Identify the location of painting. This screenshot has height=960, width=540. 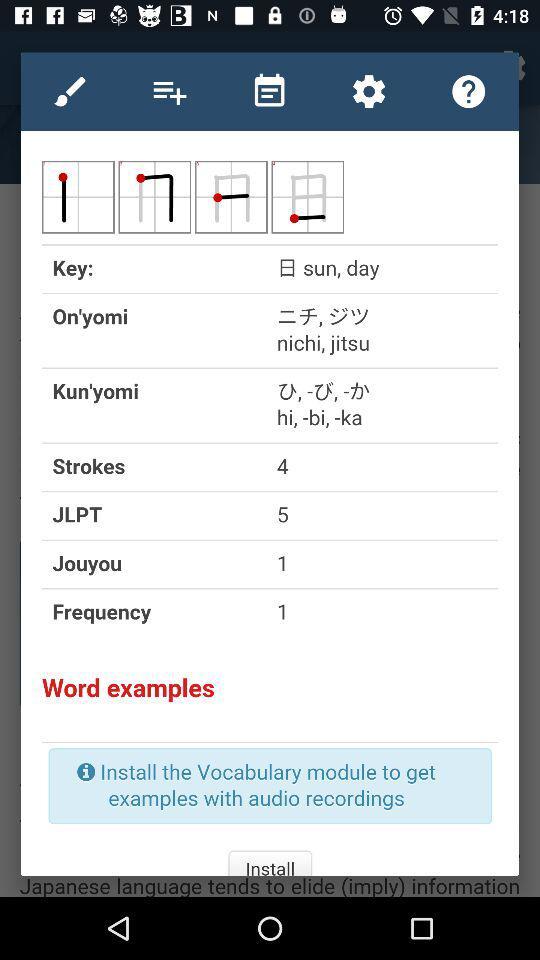
(69, 91).